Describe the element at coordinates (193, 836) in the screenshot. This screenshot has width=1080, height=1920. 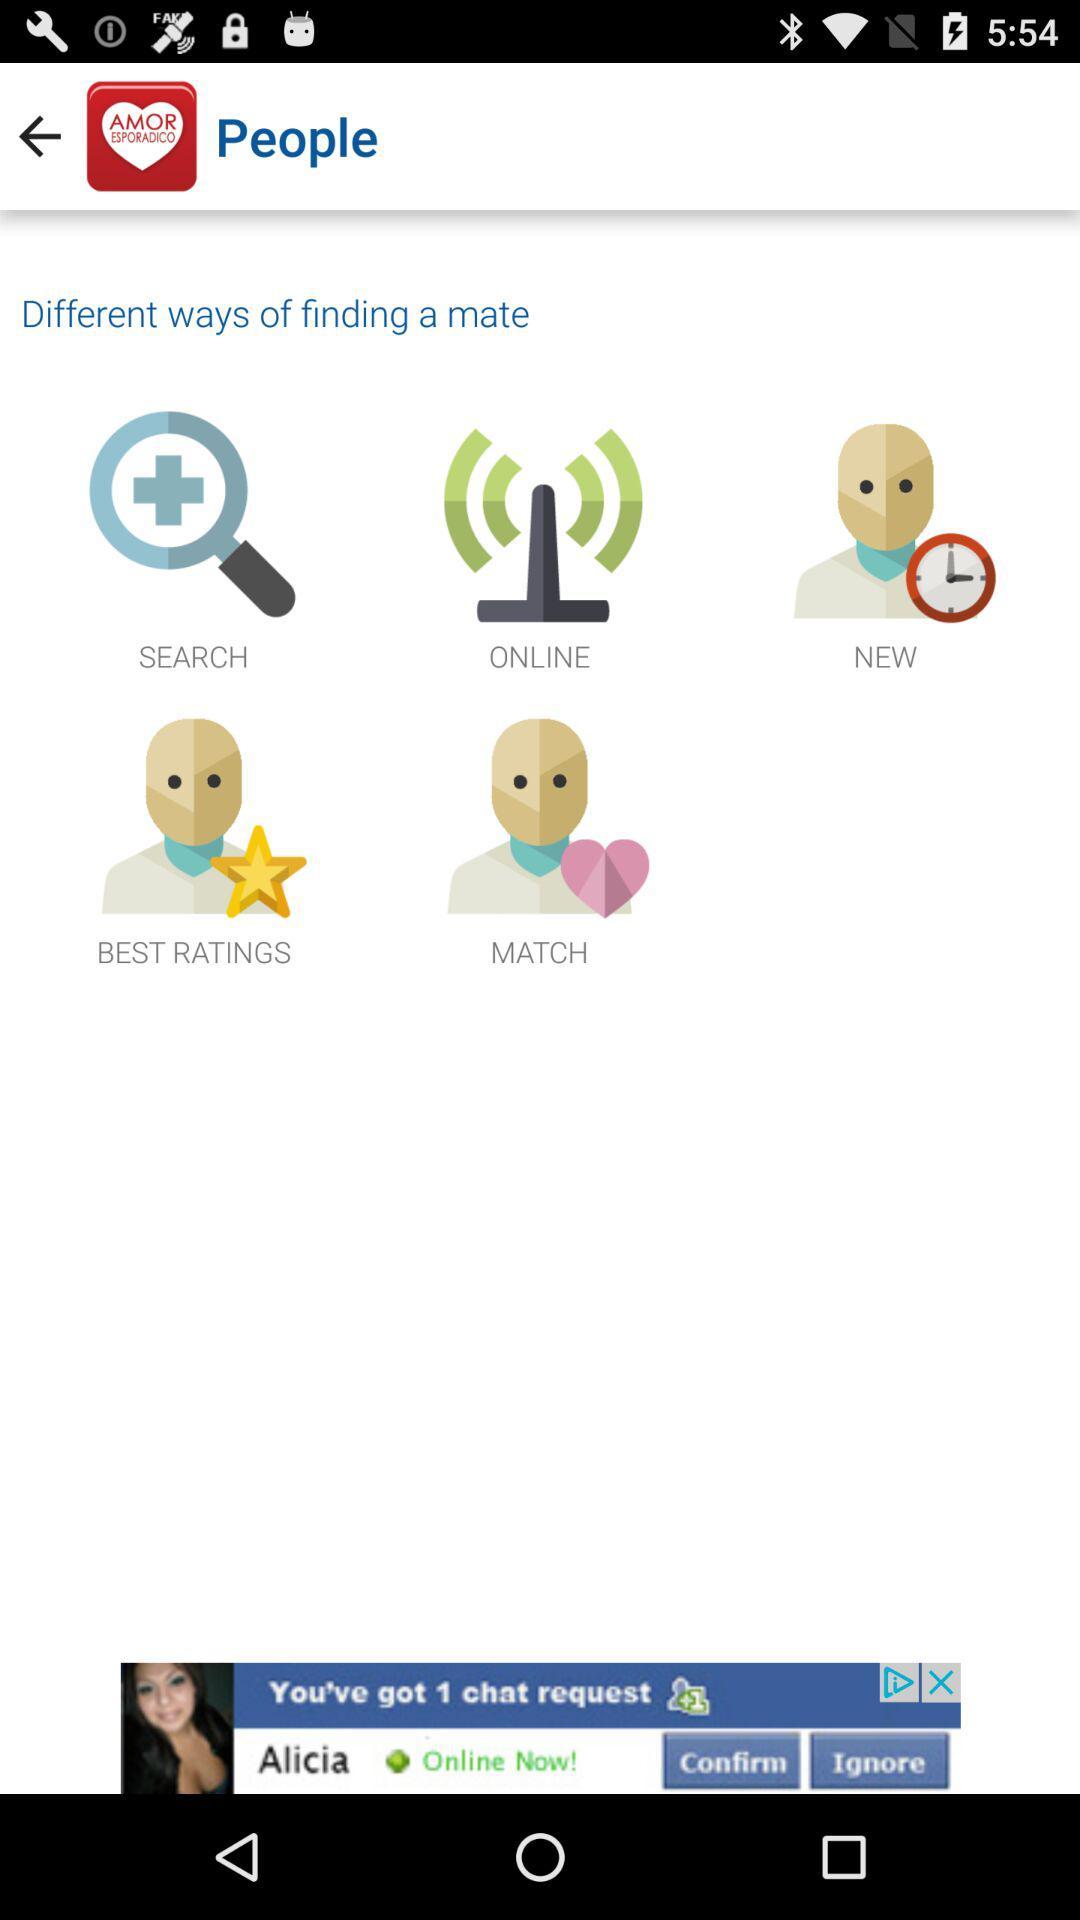
I see `see your best ratings` at that location.